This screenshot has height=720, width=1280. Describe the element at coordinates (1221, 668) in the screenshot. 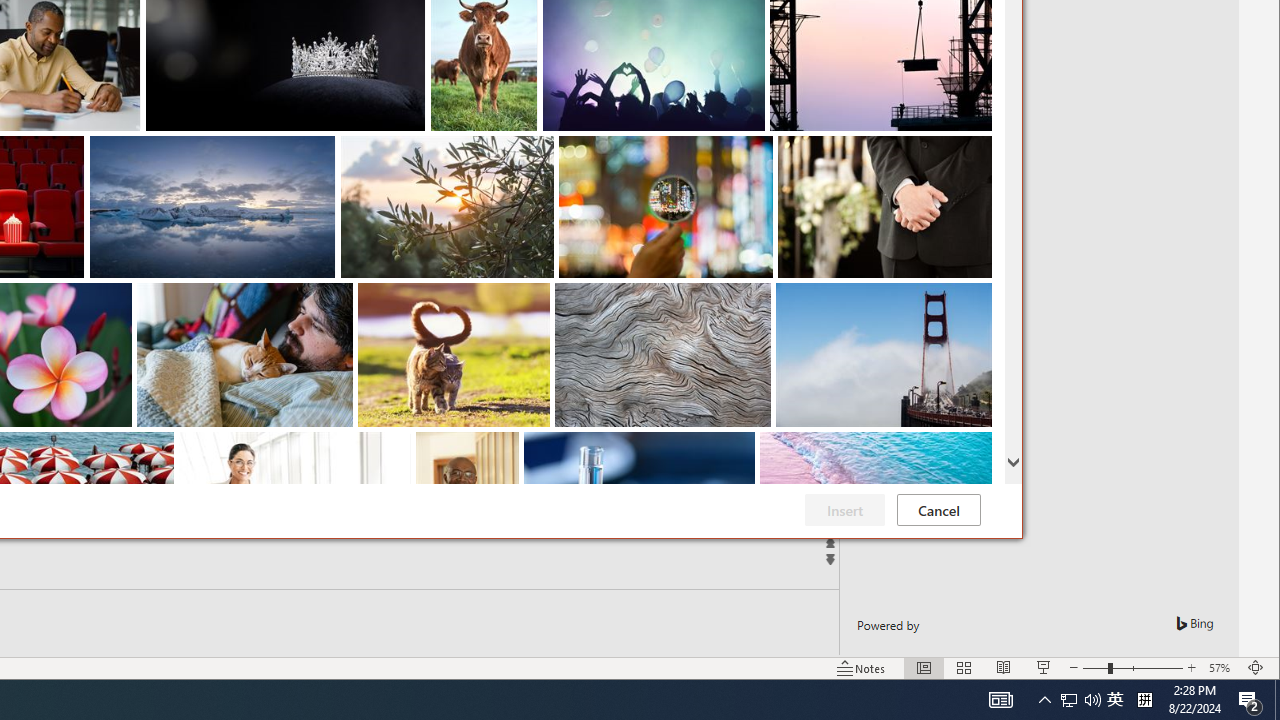

I see `'Zoom 57%'` at that location.